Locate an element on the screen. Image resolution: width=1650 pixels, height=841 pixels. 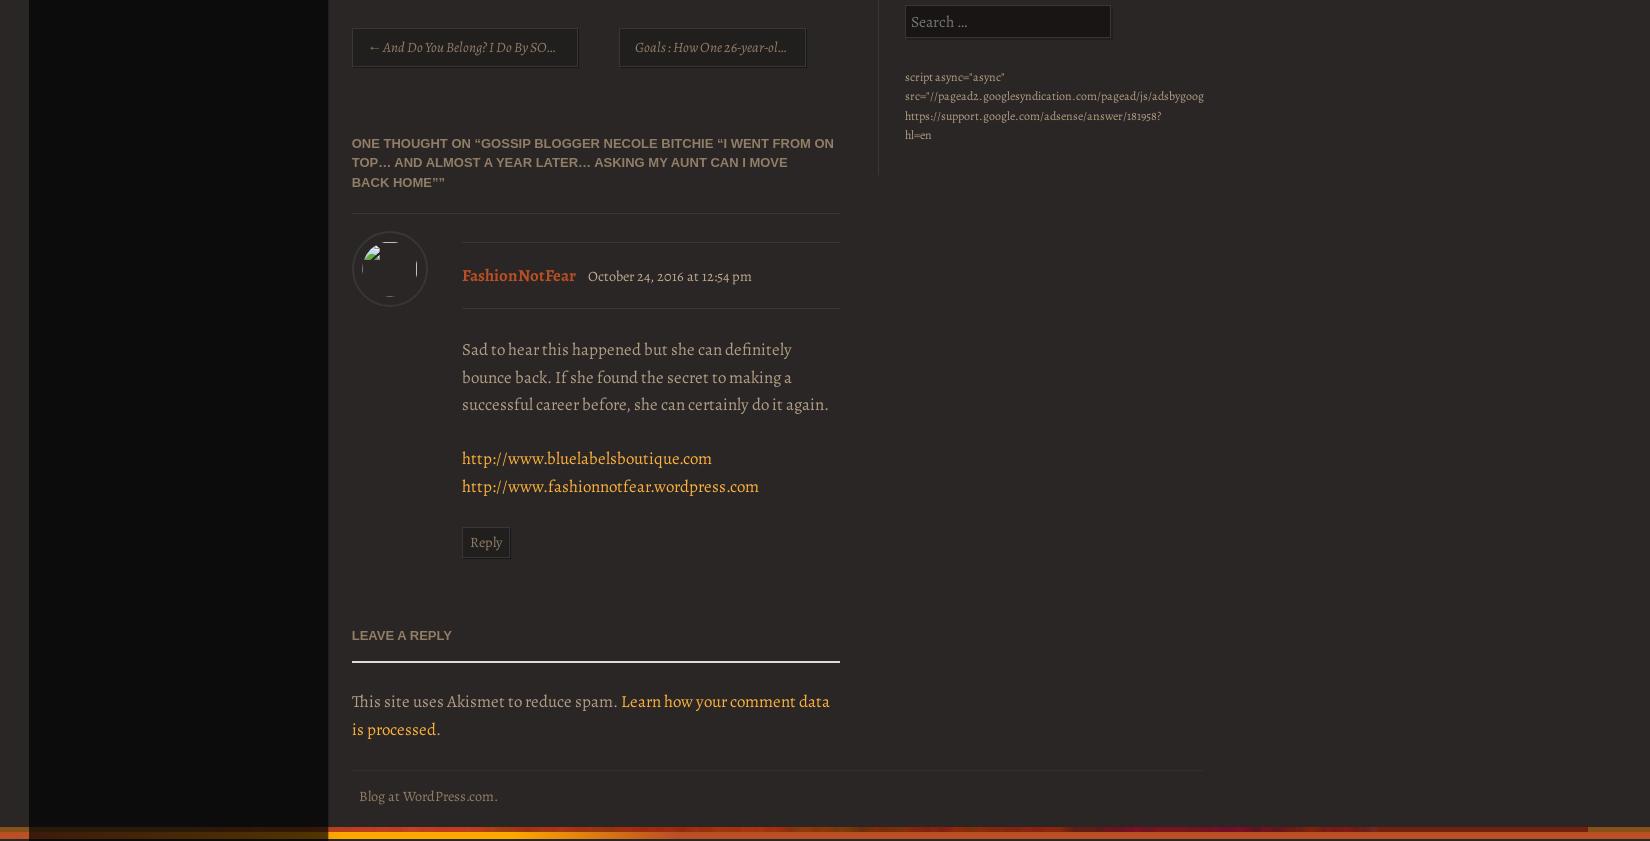
'One thought on “' is located at coordinates (414, 141).